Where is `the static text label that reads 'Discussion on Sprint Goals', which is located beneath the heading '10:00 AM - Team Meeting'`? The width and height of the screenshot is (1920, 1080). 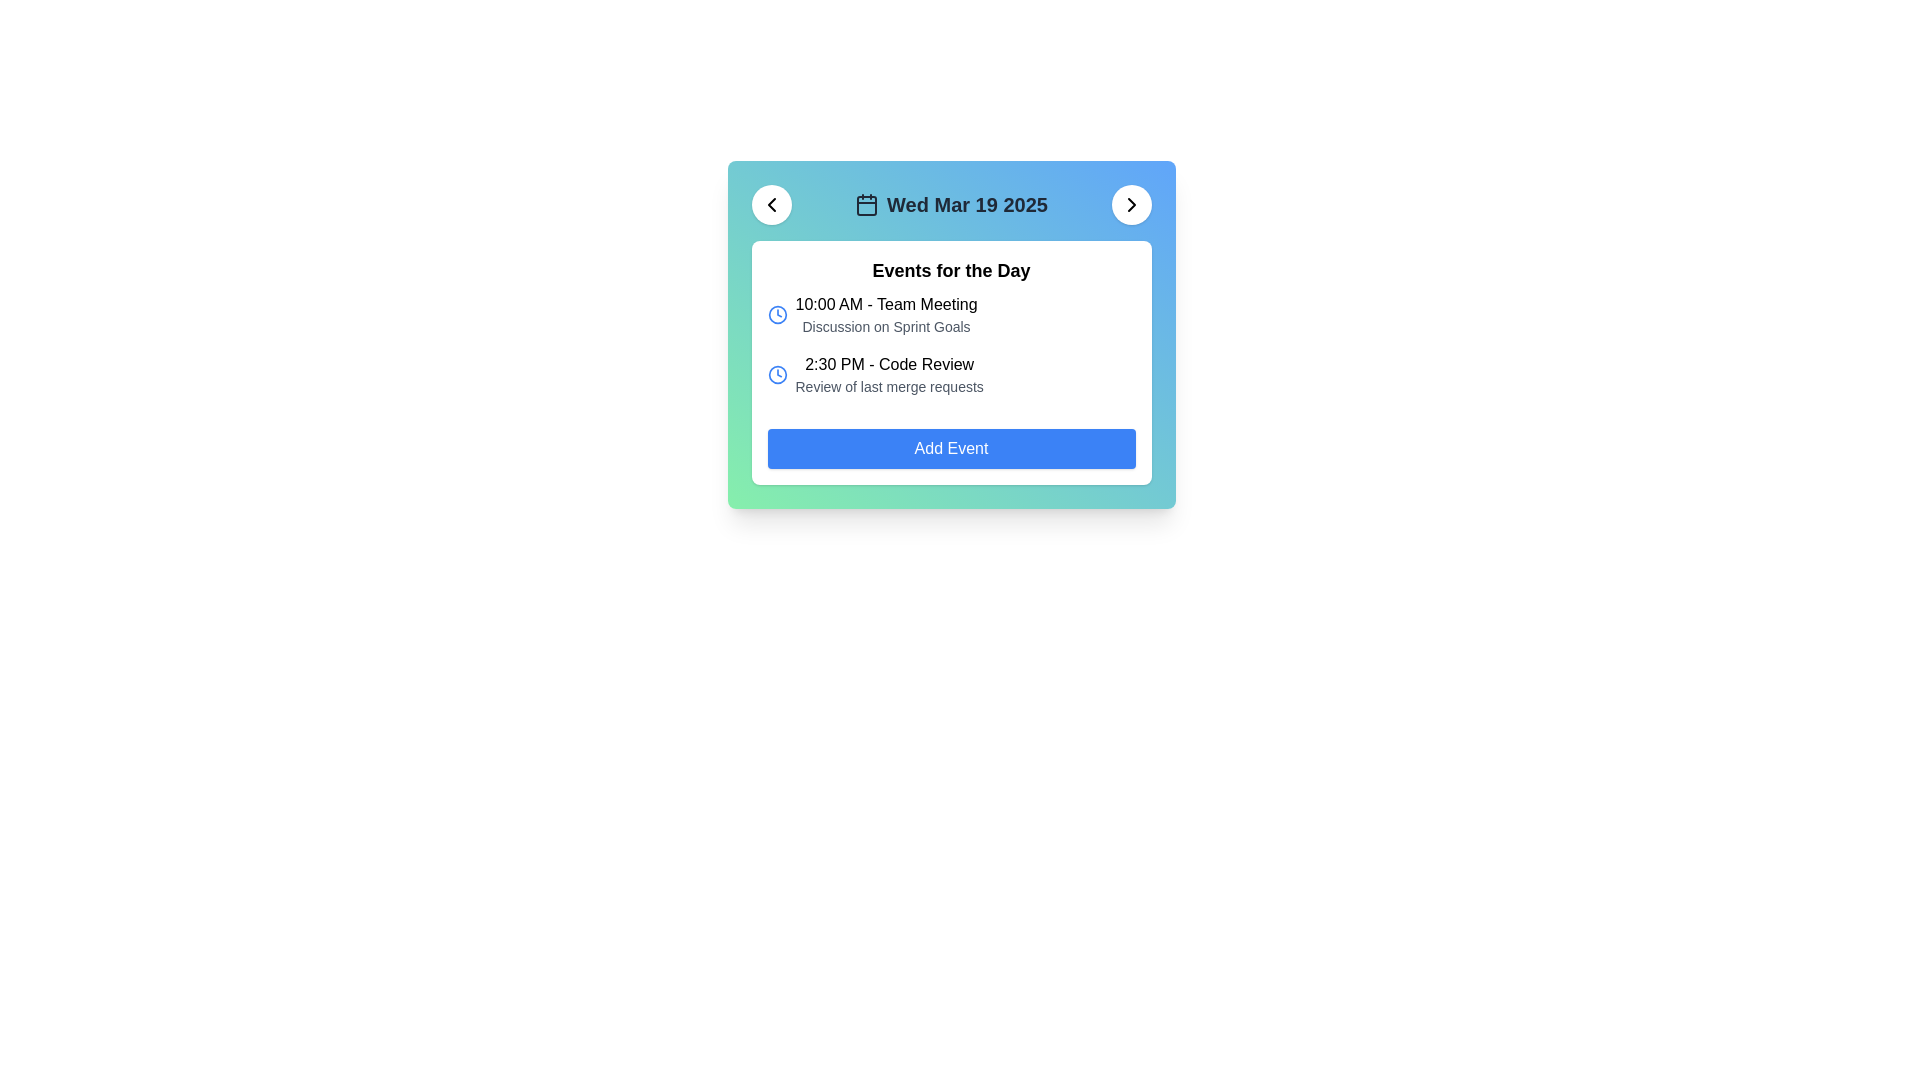 the static text label that reads 'Discussion on Sprint Goals', which is located beneath the heading '10:00 AM - Team Meeting' is located at coordinates (885, 326).